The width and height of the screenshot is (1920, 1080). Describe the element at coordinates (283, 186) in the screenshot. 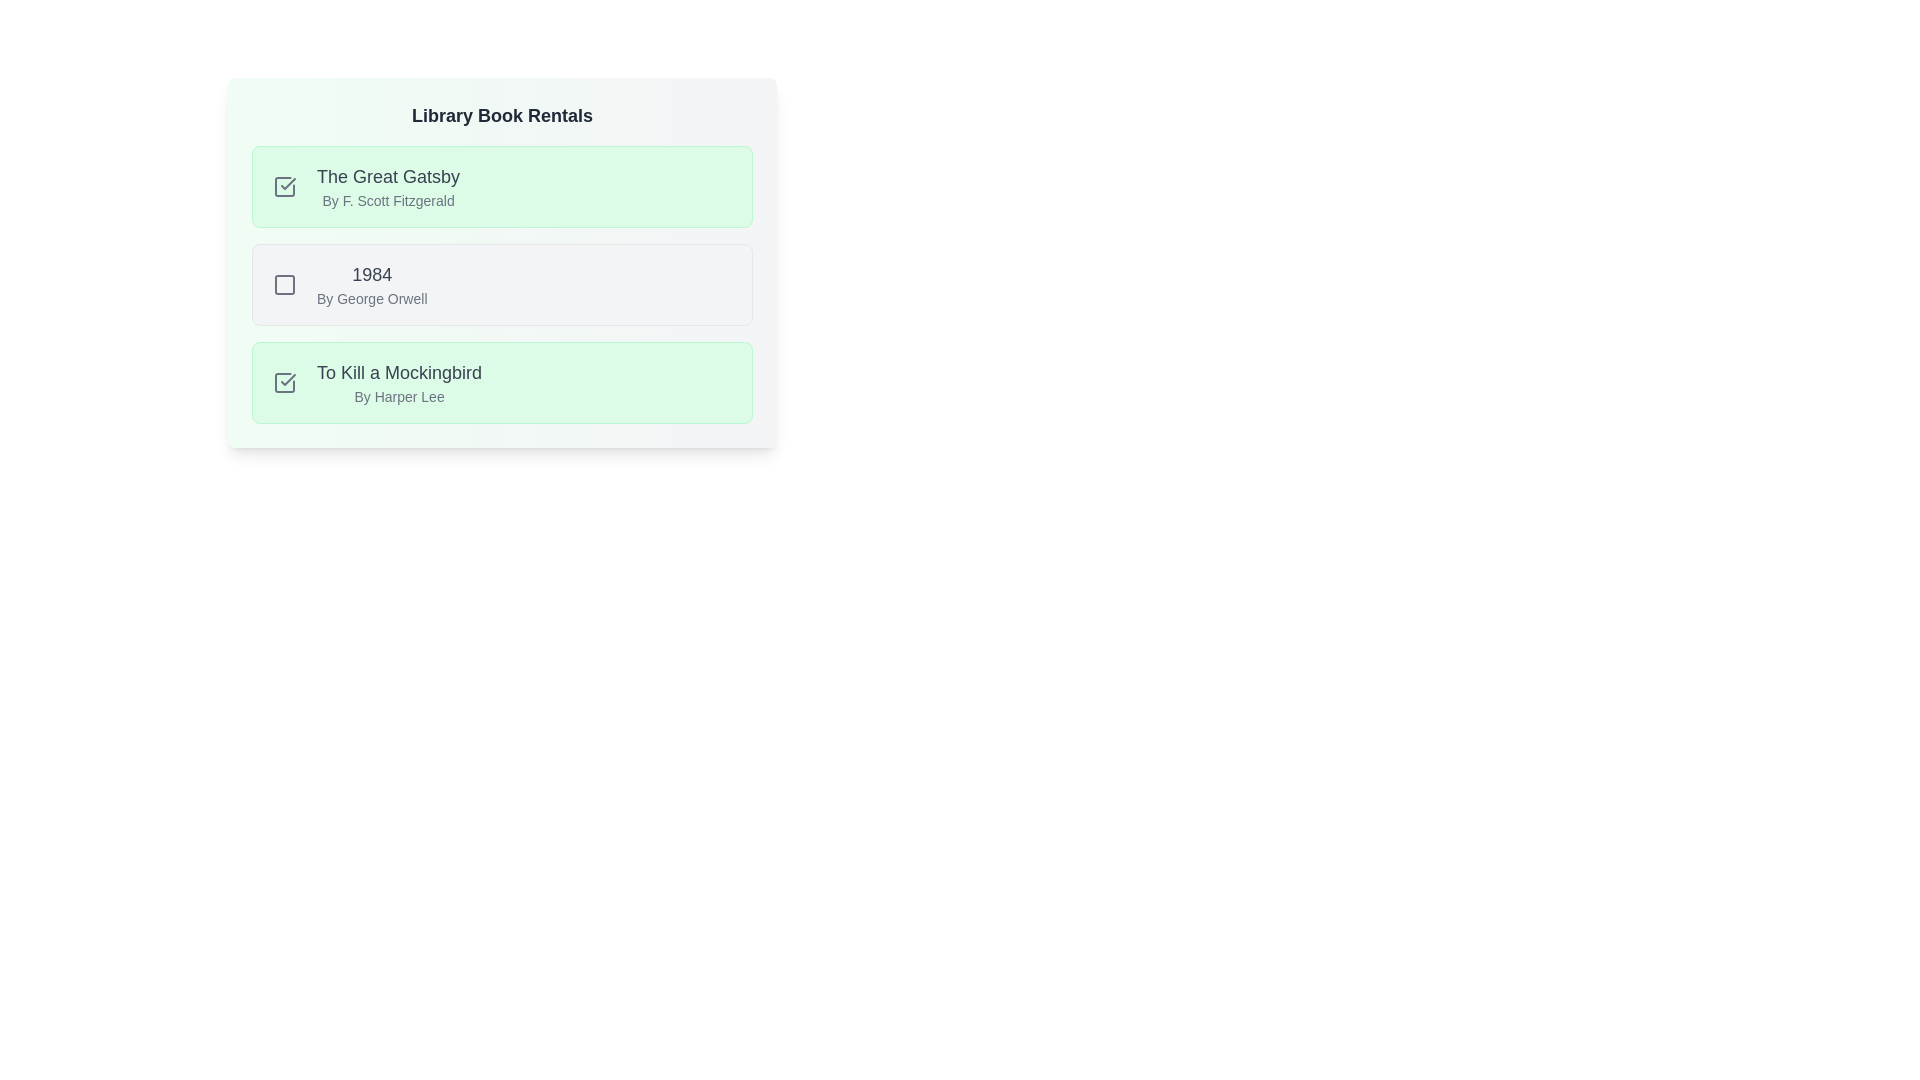

I see `the toggle button for The Great Gatsby` at that location.